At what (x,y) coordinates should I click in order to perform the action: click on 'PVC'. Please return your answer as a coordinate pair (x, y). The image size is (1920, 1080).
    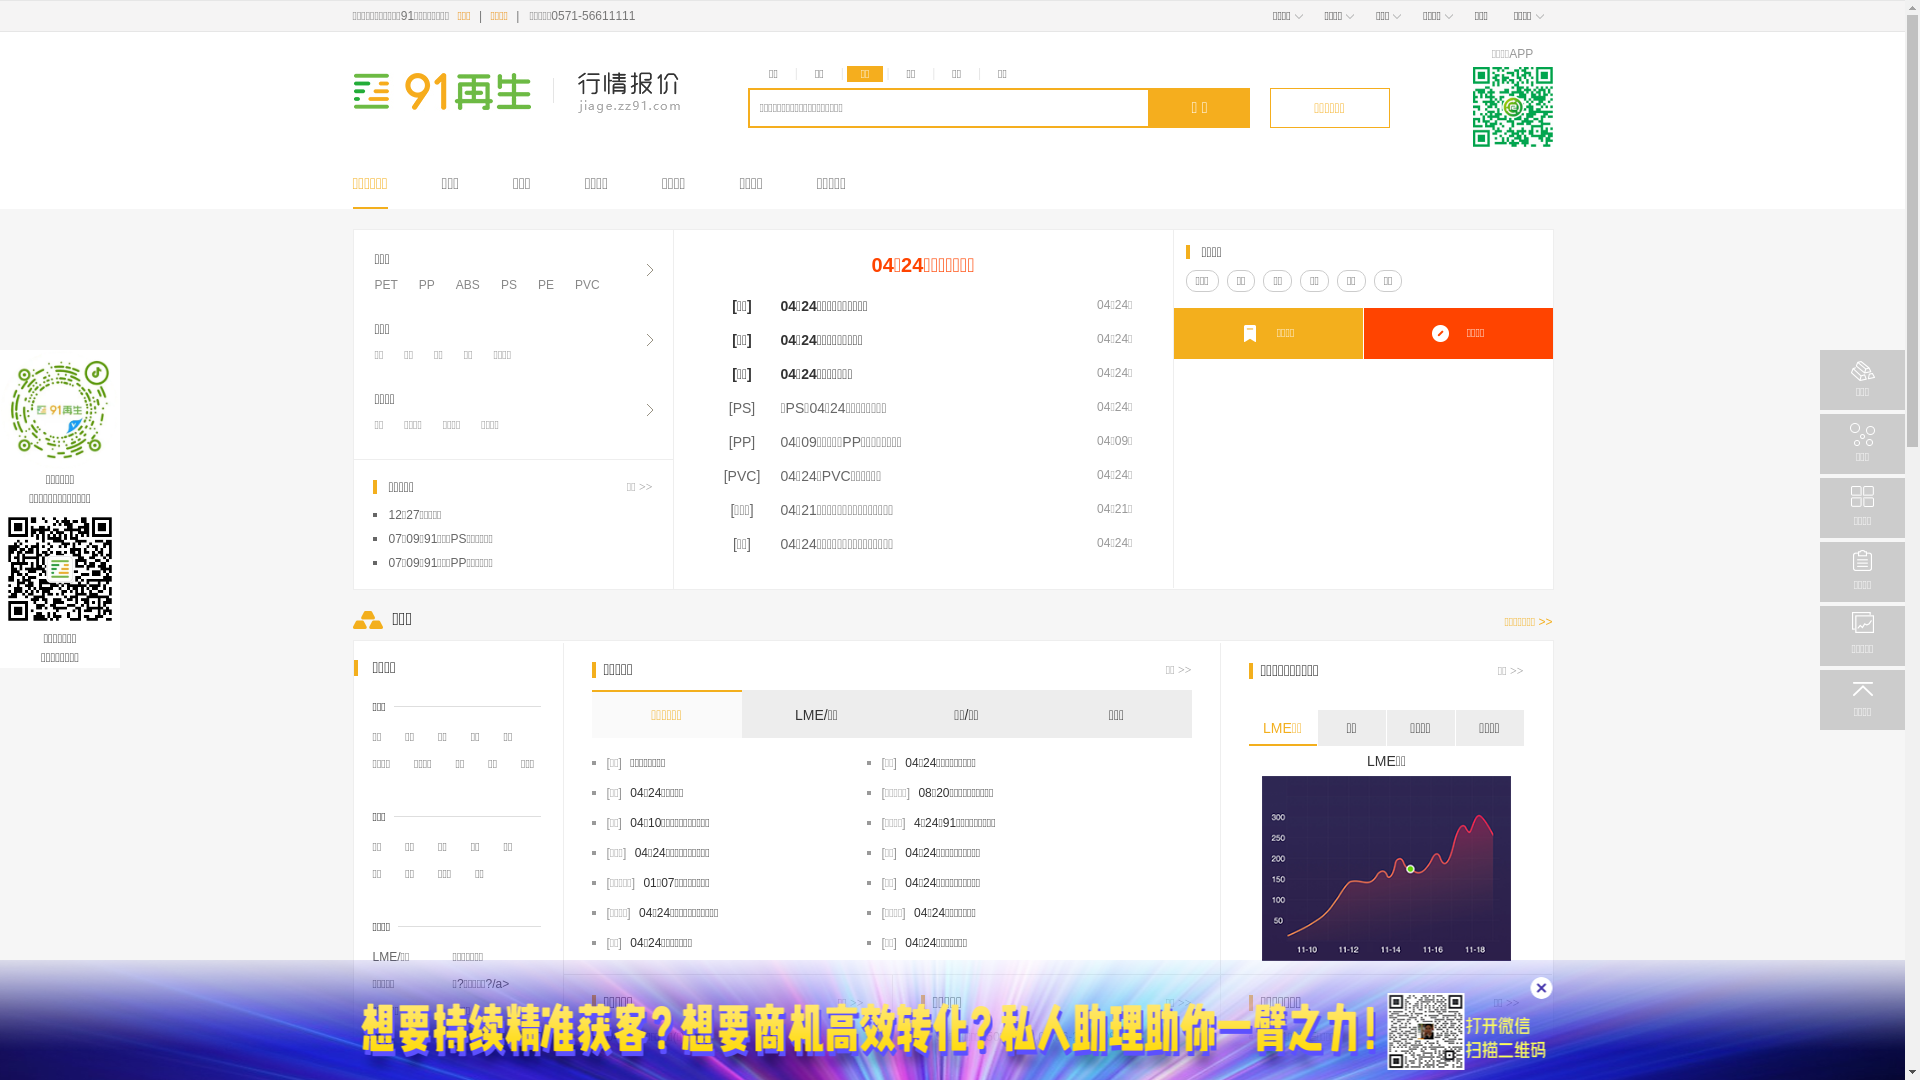
    Looking at the image, I should click on (586, 285).